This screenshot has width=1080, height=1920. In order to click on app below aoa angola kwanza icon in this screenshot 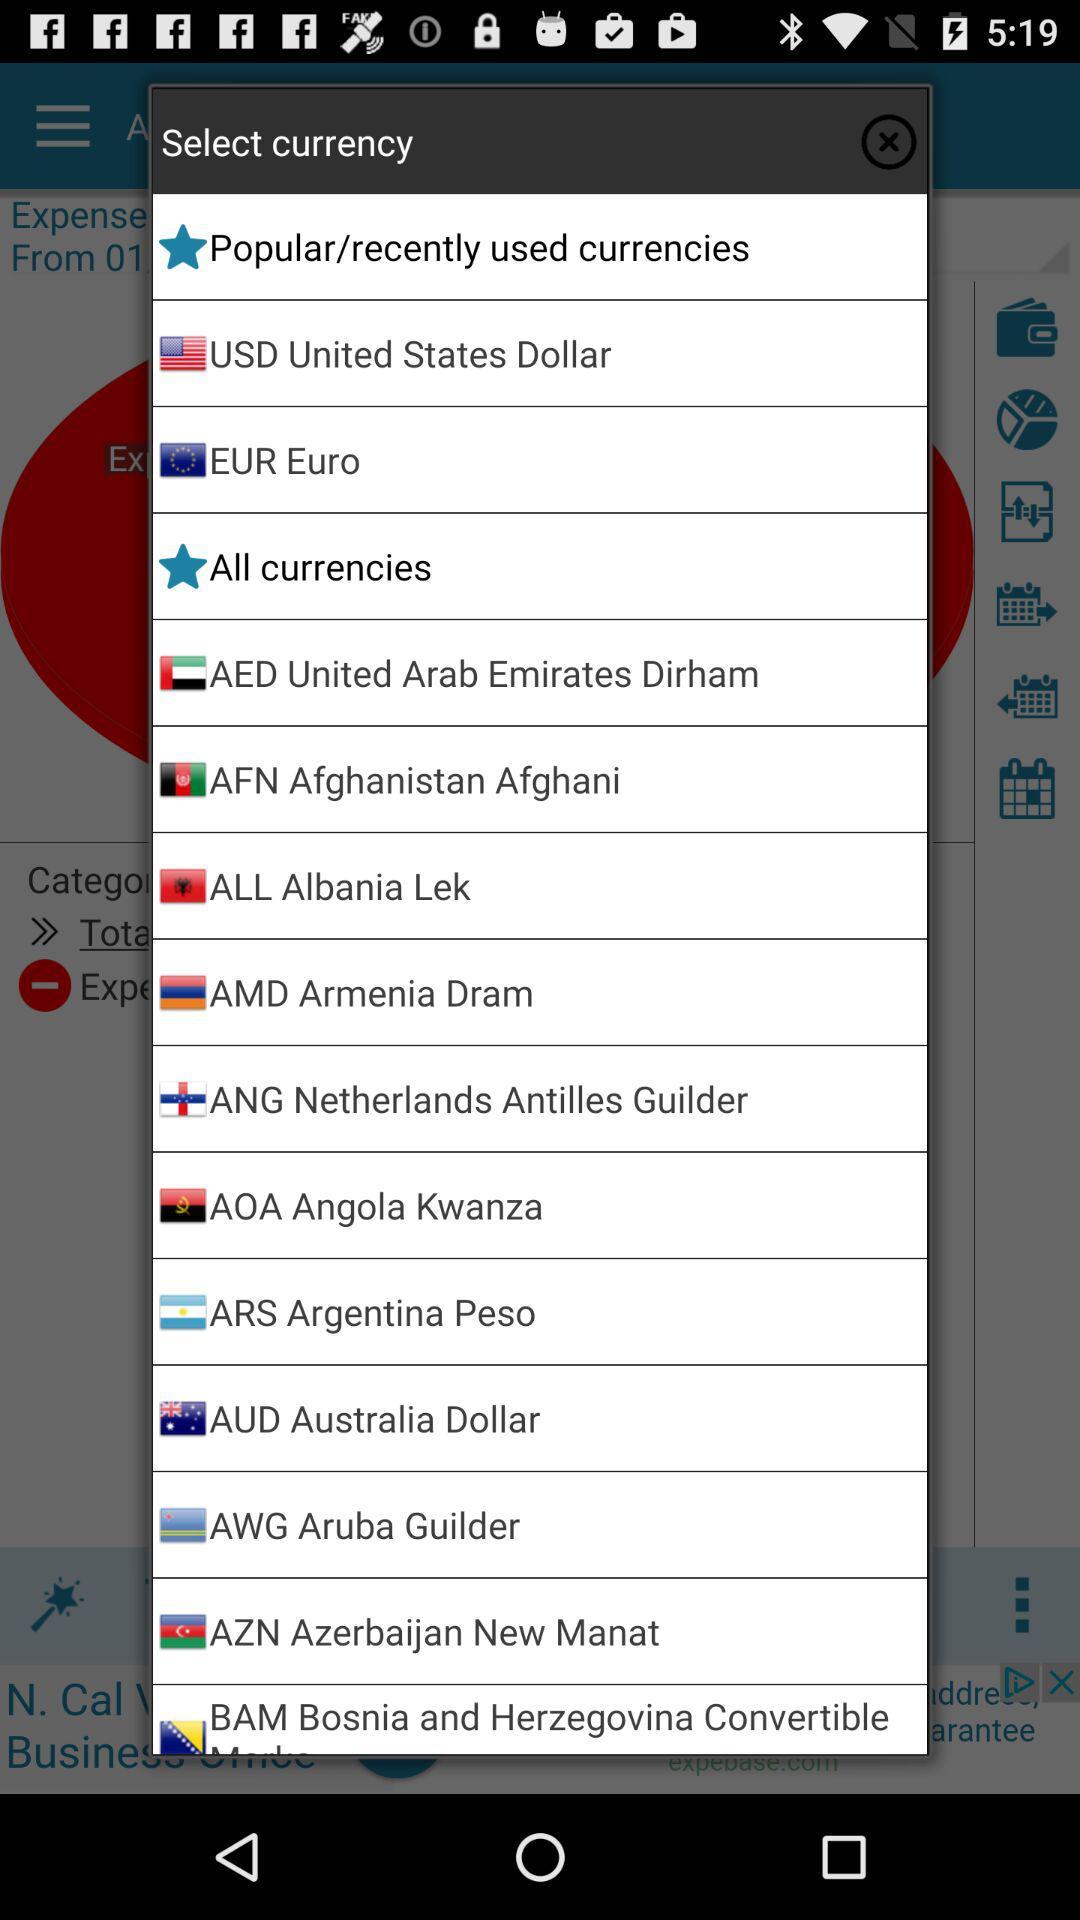, I will do `click(564, 1311)`.